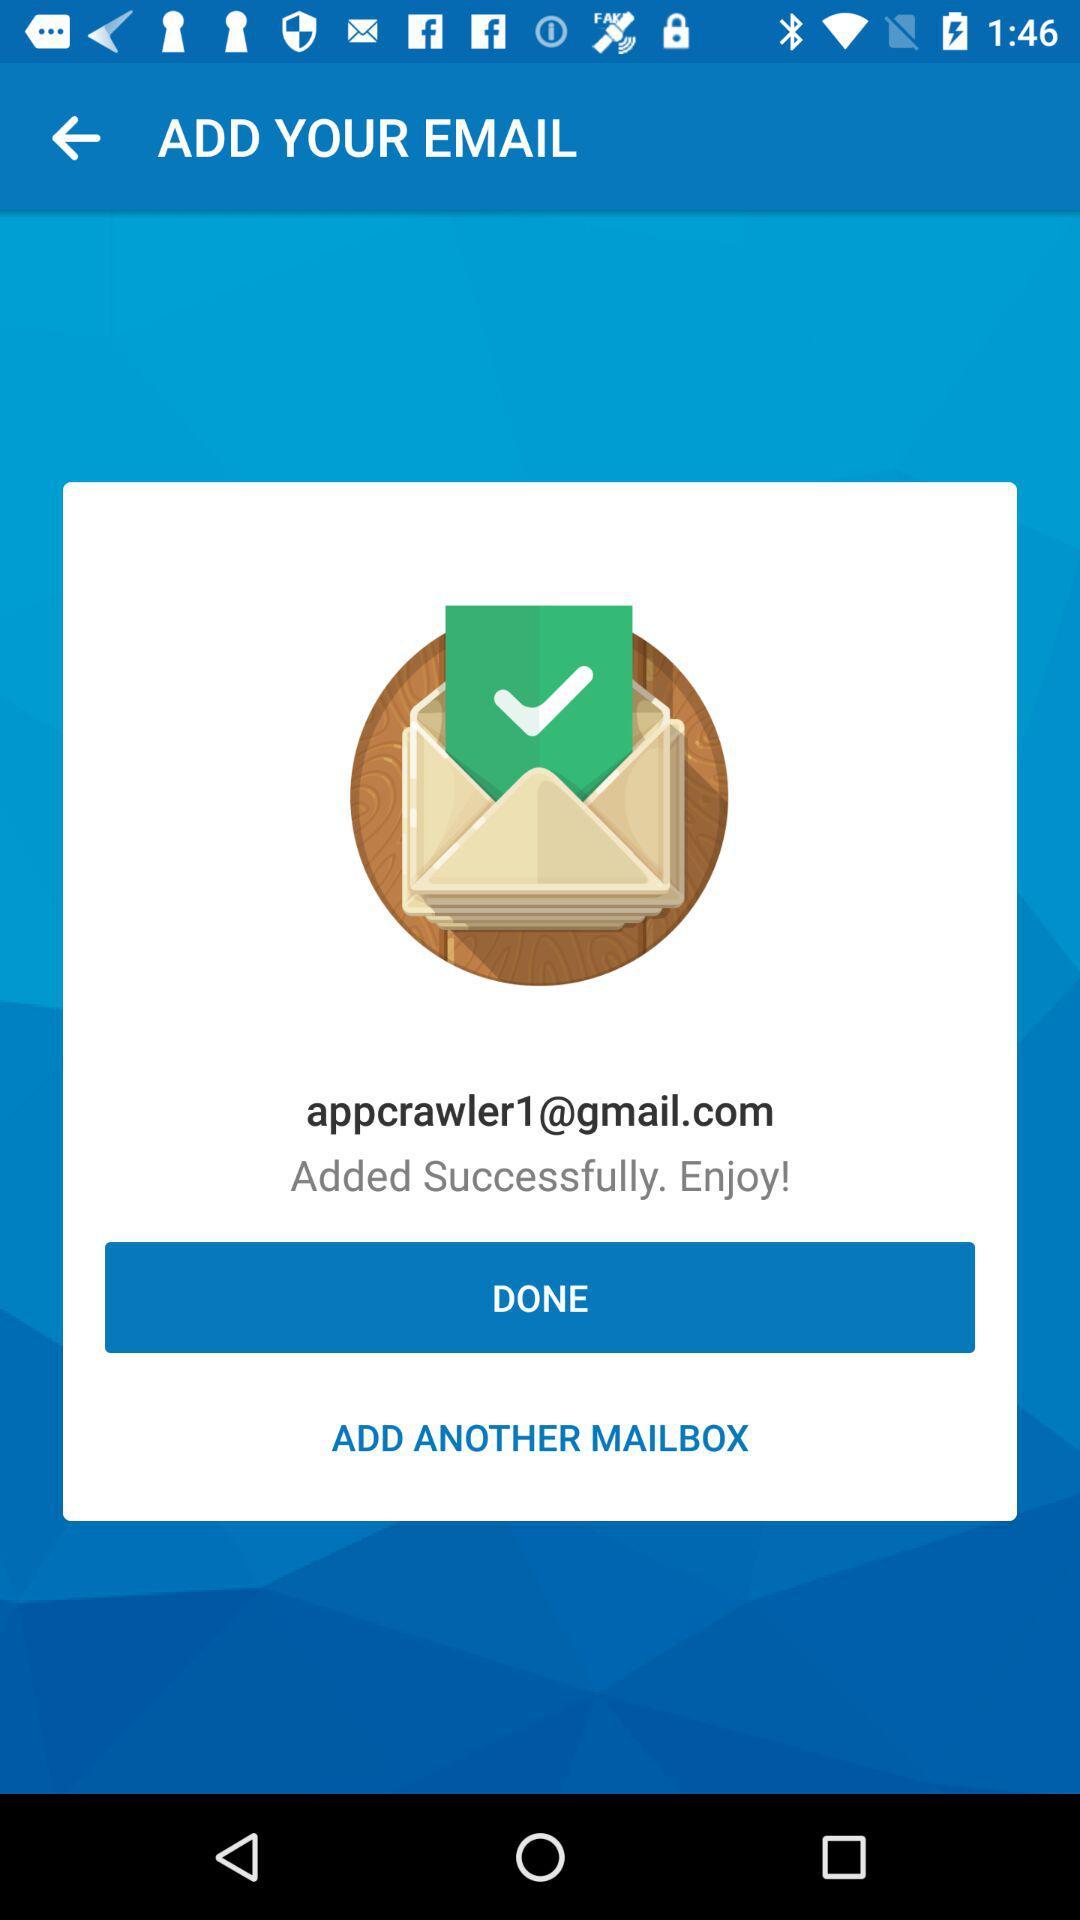  I want to click on icon above the add another mailbox icon, so click(540, 1297).